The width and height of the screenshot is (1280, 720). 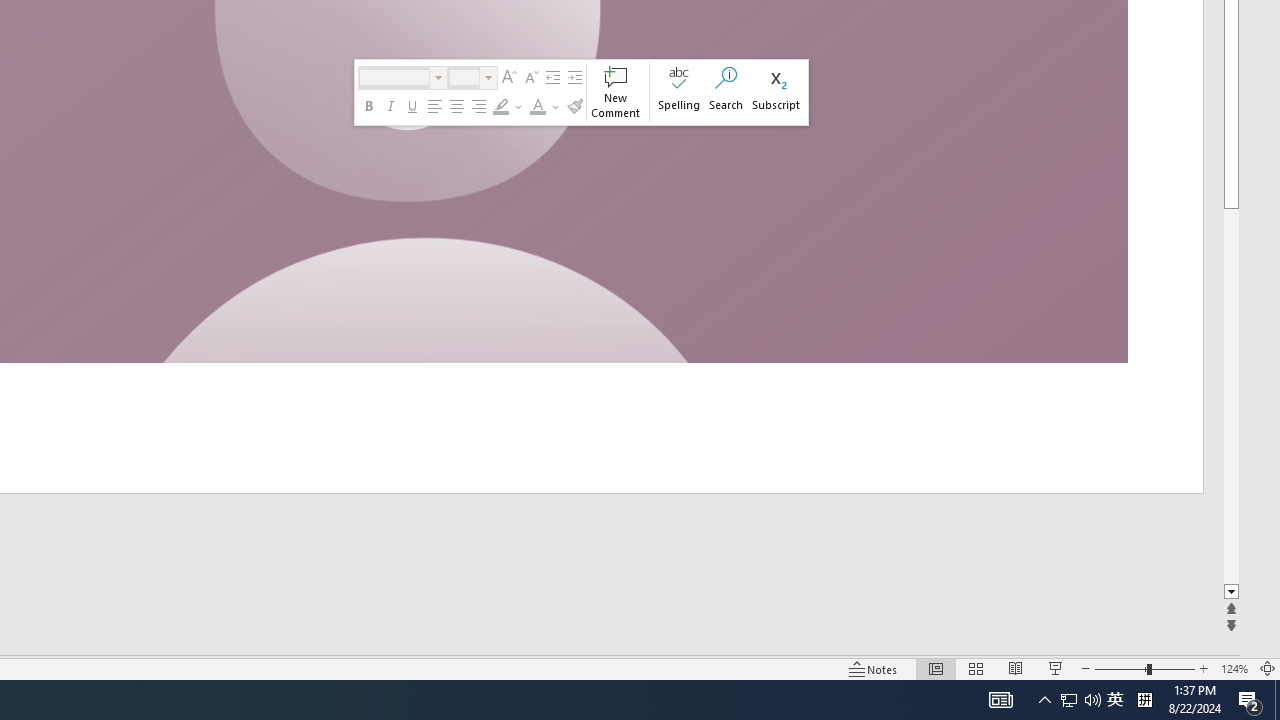 I want to click on 'Slide Sorter', so click(x=976, y=669).